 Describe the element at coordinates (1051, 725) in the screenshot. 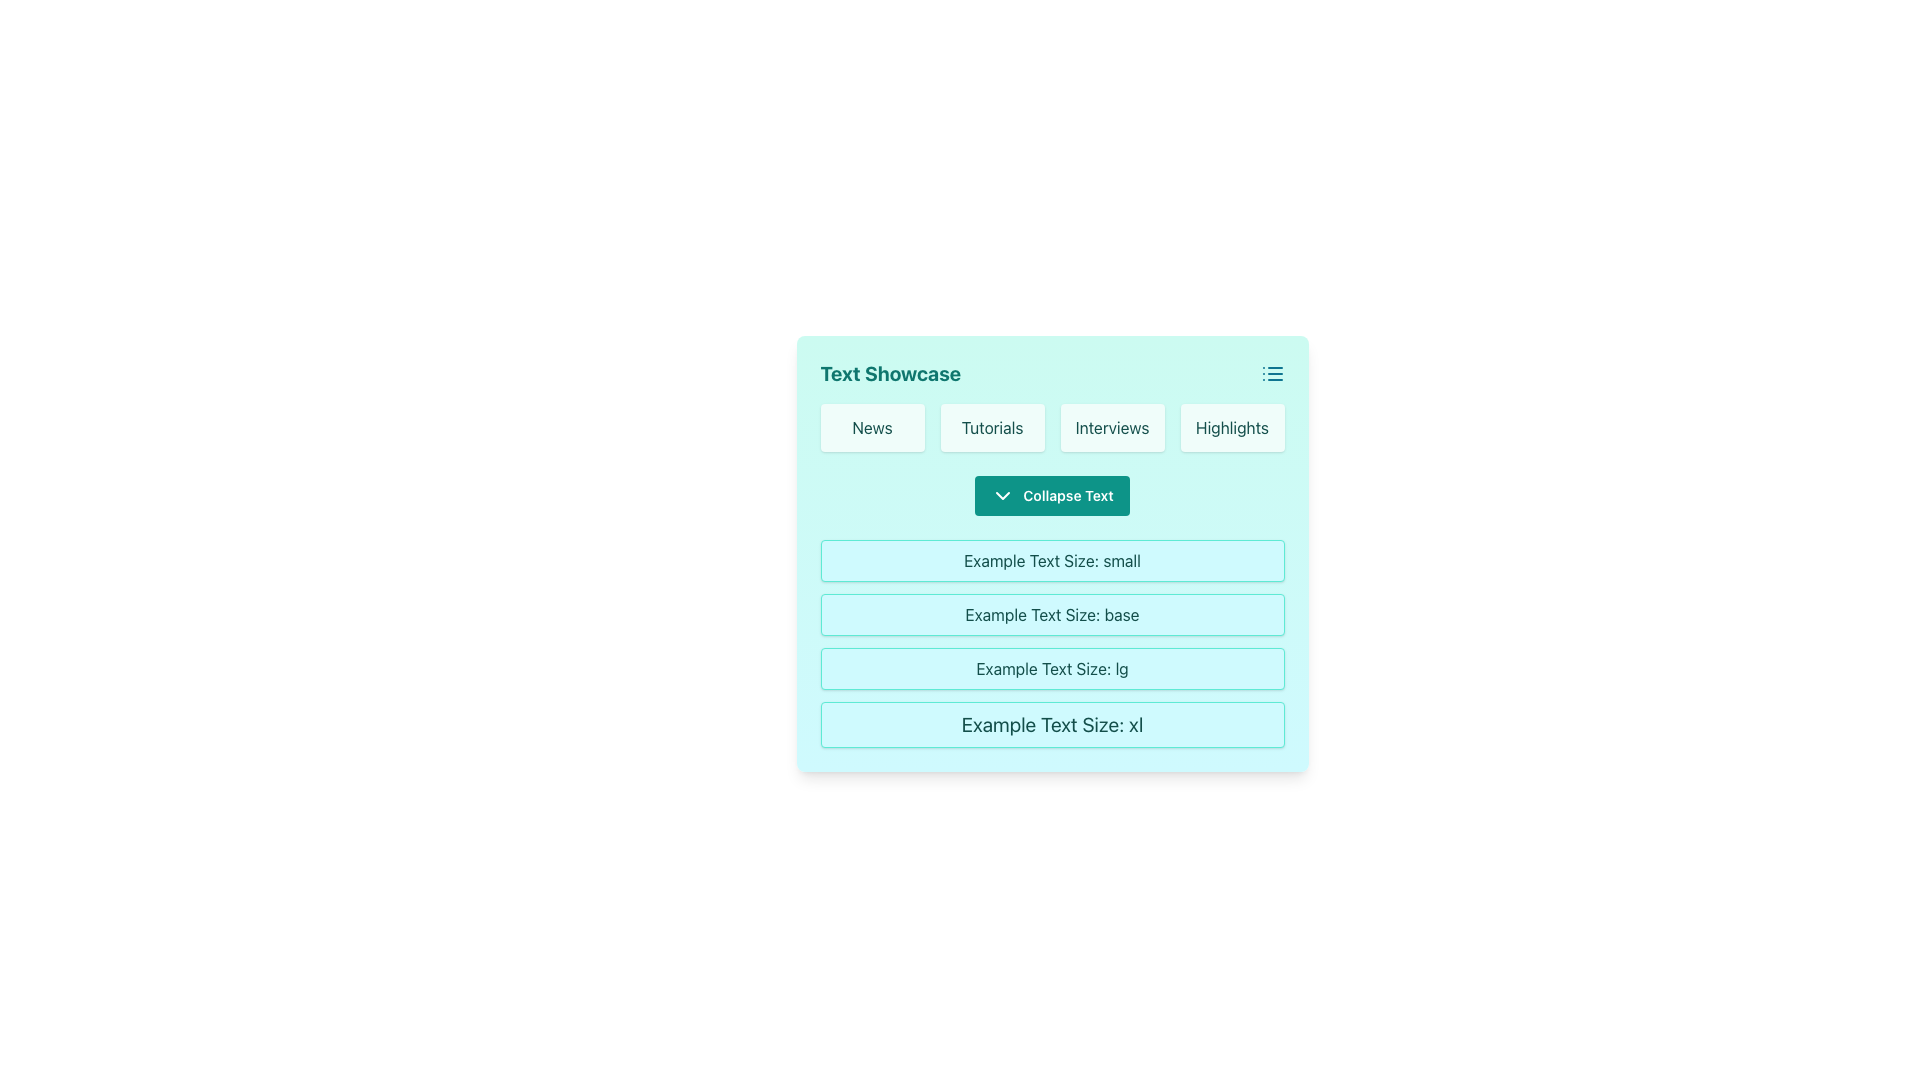

I see `the Text Display Component with the dark teal text reading 'Example Text Size: xl' that has a light cyan background and a rounded border` at that location.